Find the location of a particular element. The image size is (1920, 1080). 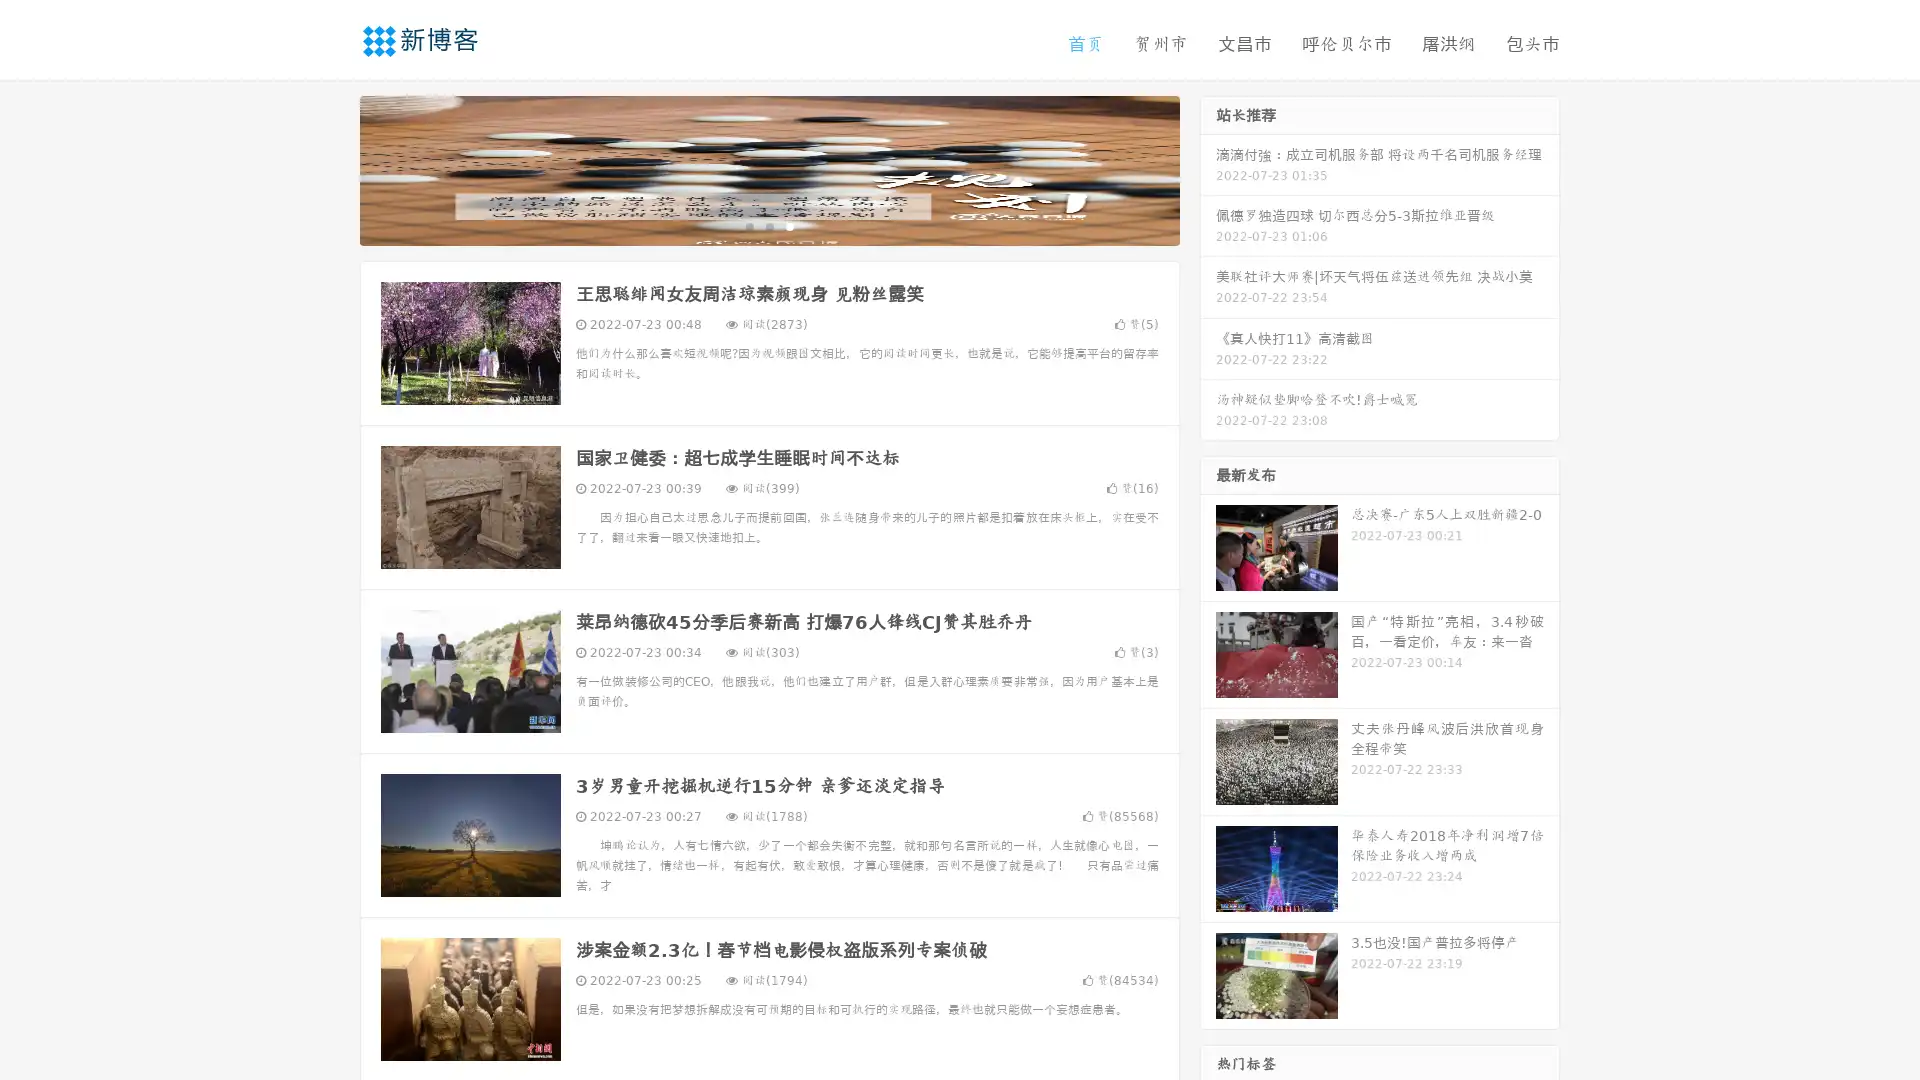

Next slide is located at coordinates (1208, 168).